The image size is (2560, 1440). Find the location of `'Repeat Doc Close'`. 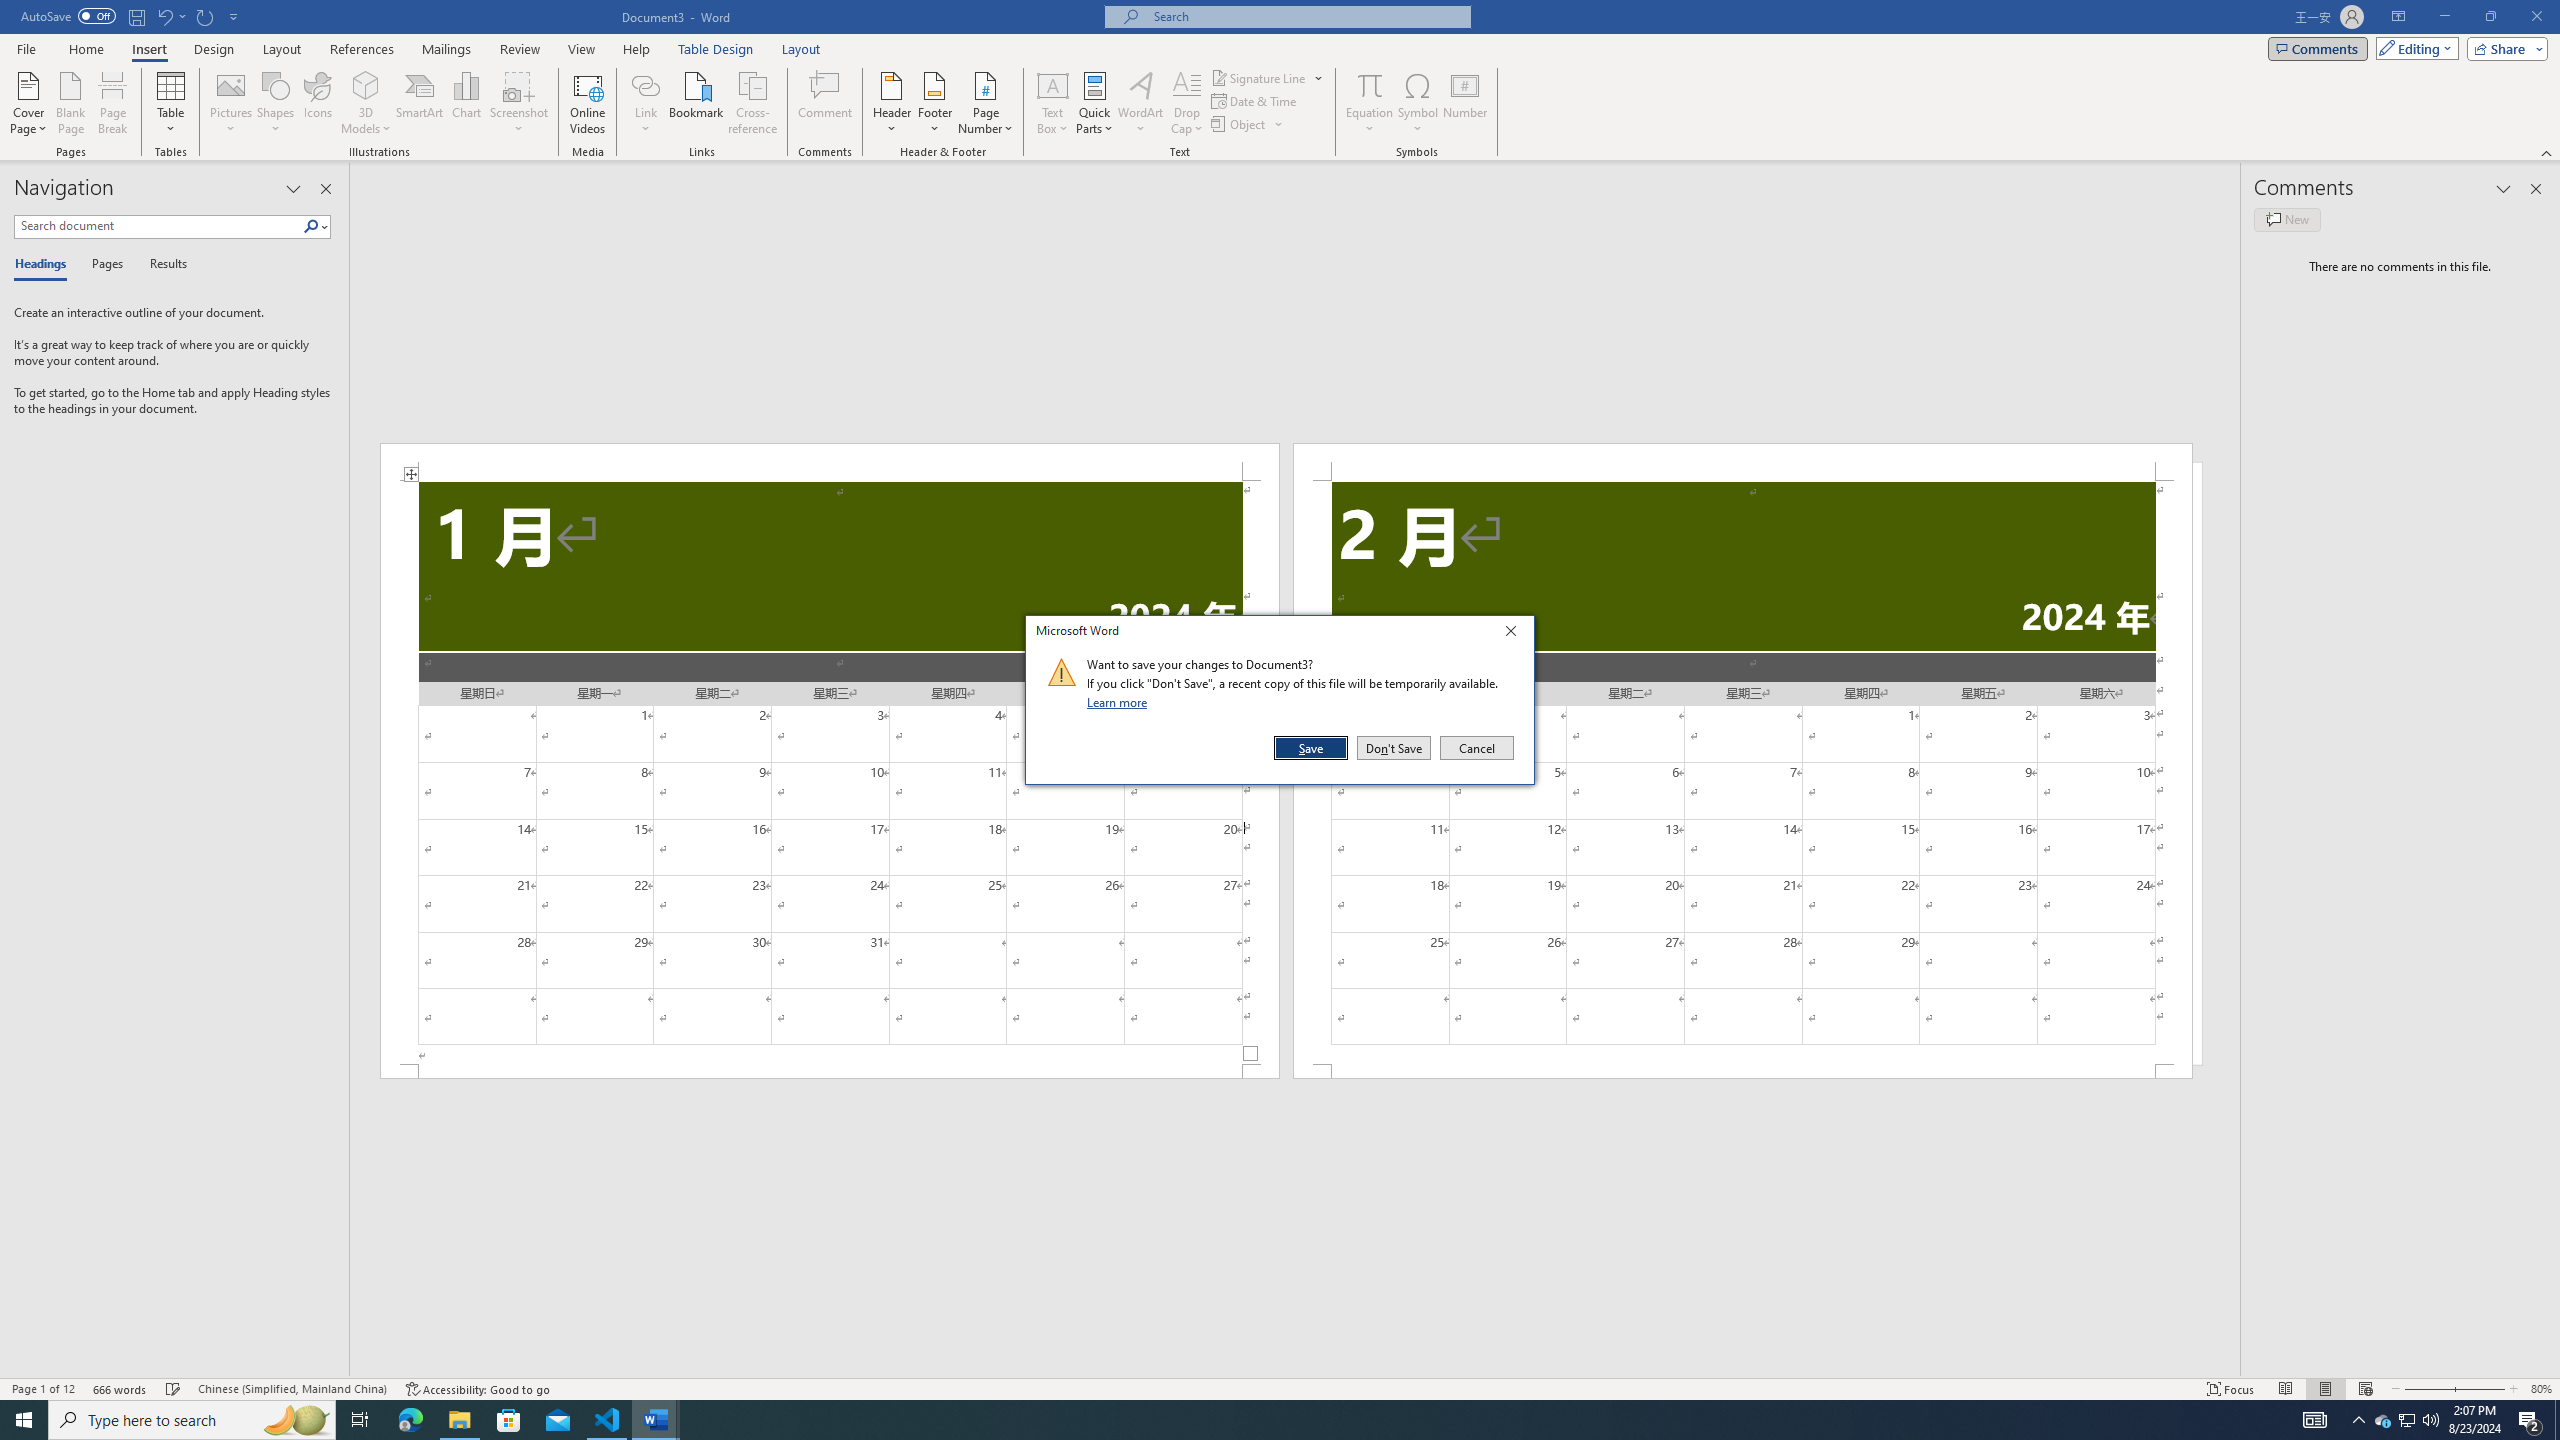

'Repeat Doc Close' is located at coordinates (205, 15).